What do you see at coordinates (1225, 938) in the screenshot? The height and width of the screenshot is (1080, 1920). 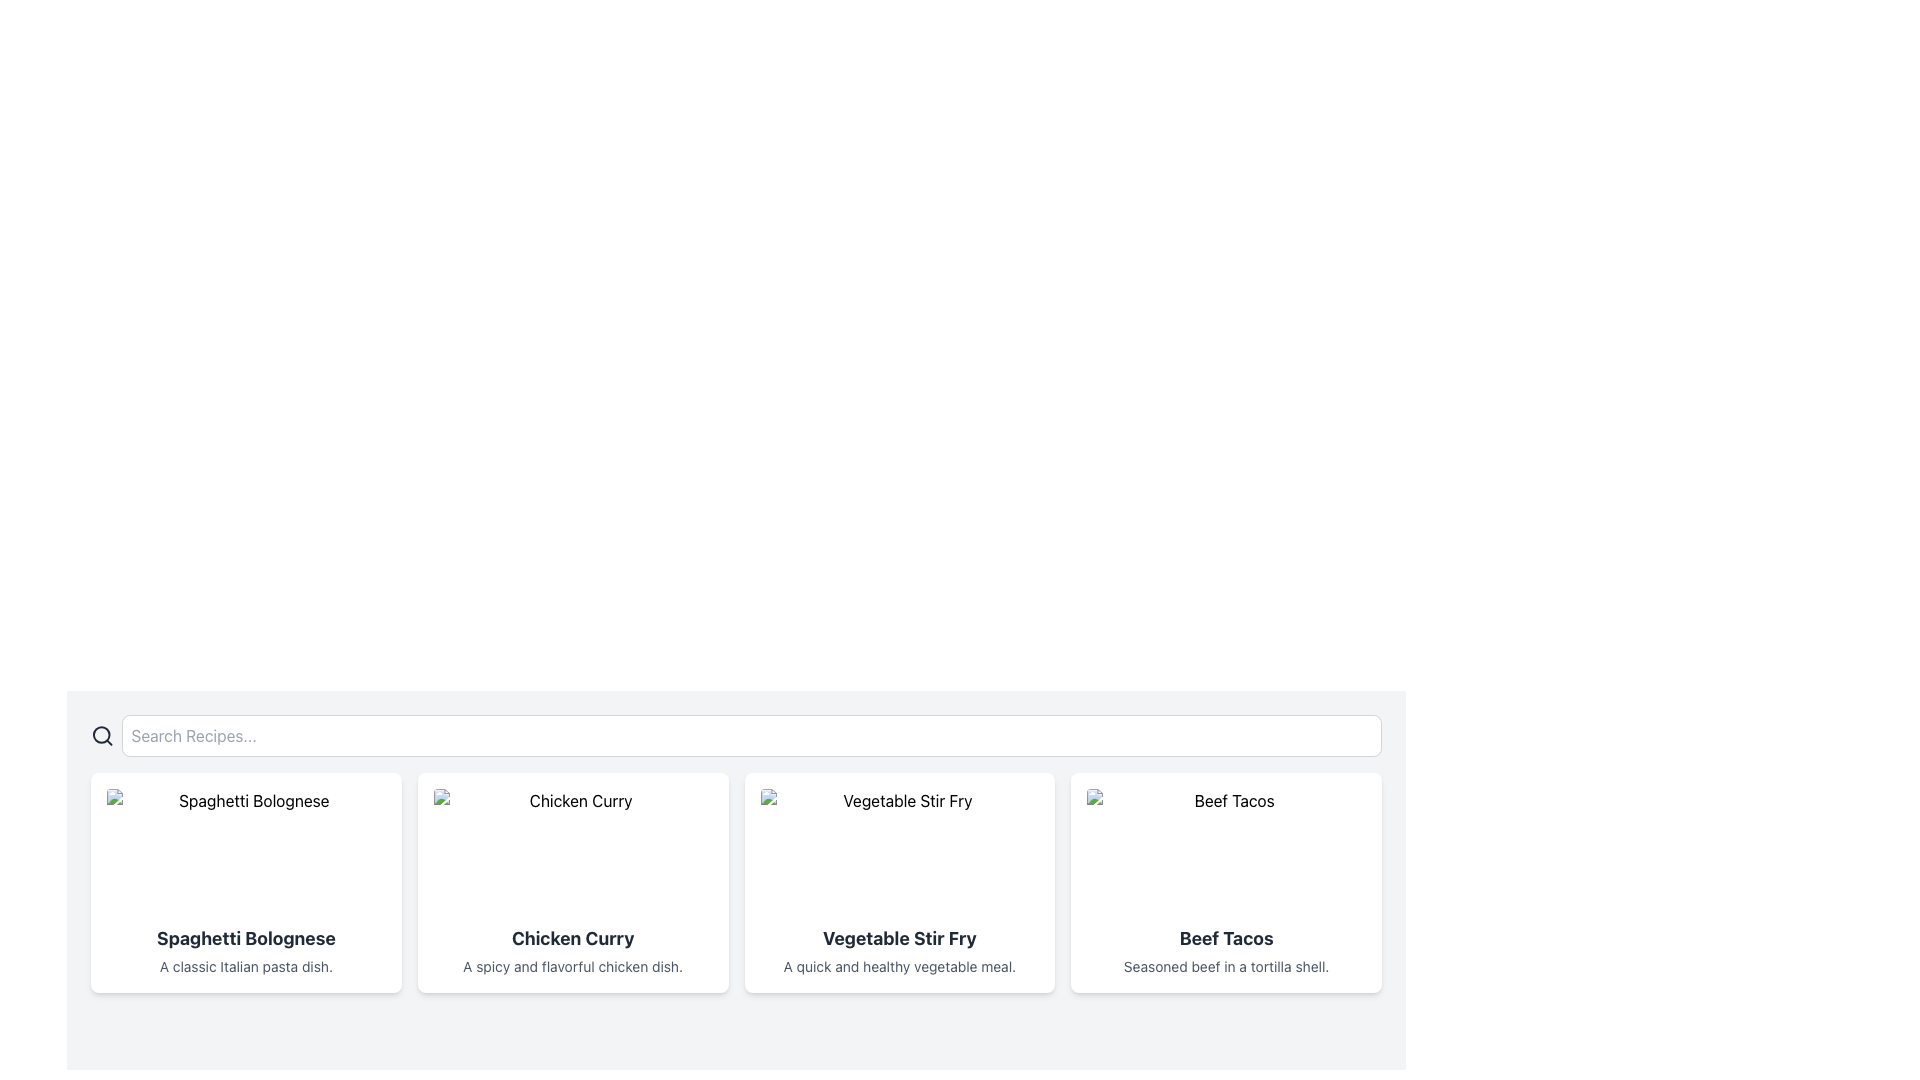 I see `text label that names the card, which is titled 'Beef Tacos' and is located in the center of the rightmost card beneath the image` at bounding box center [1225, 938].